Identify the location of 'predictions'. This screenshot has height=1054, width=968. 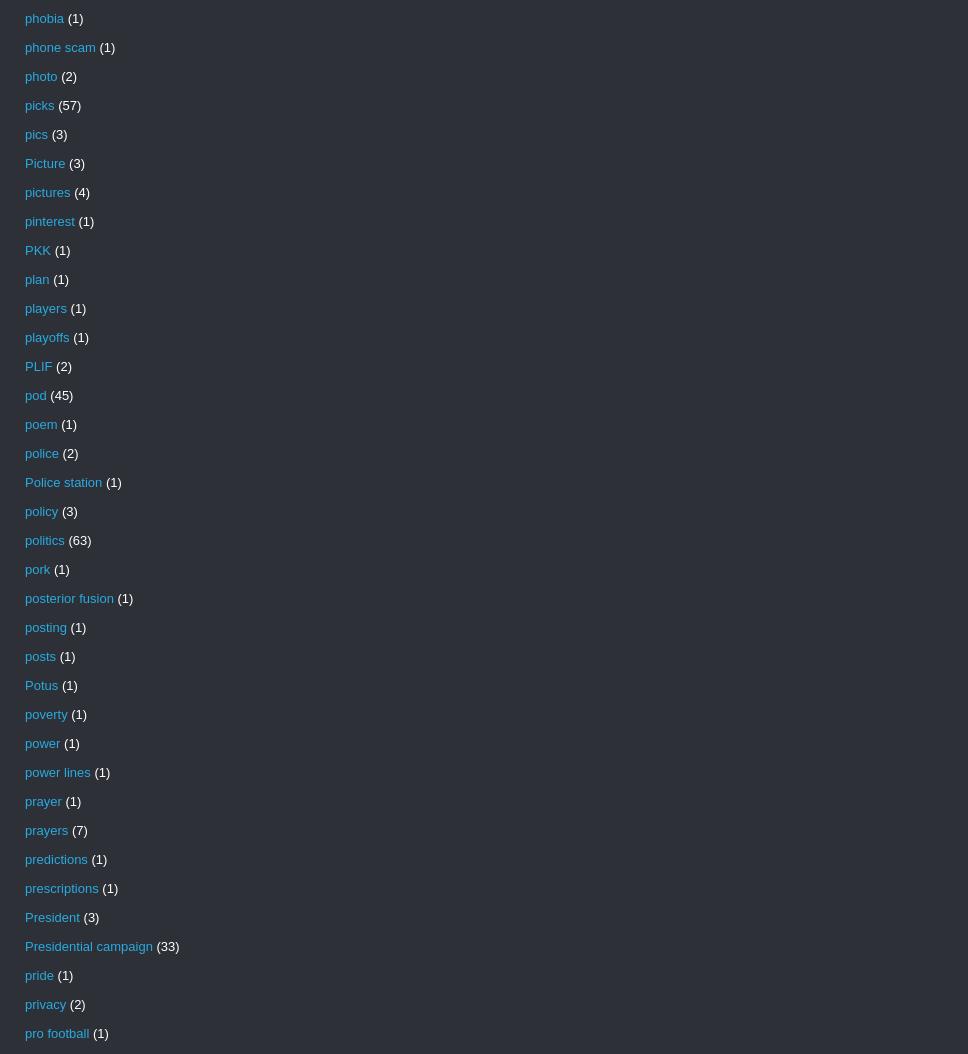
(55, 859).